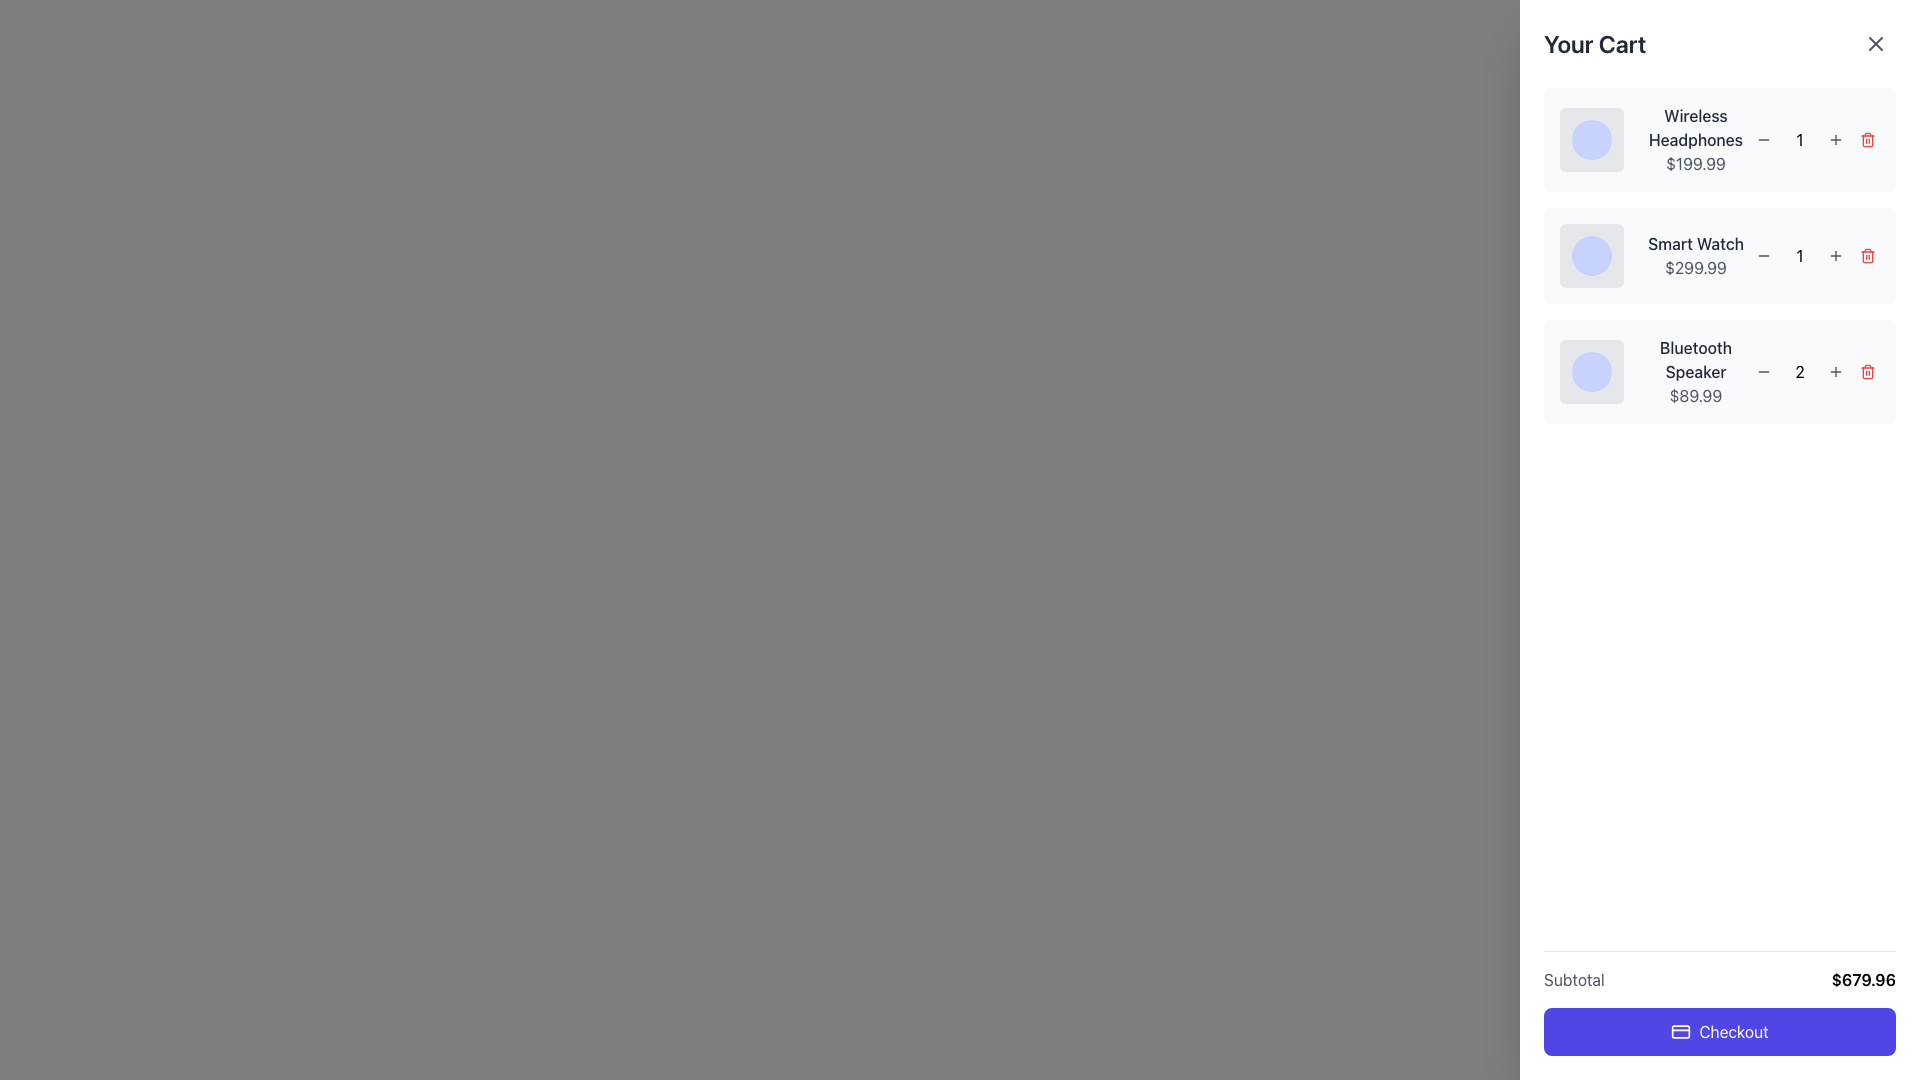 The height and width of the screenshot is (1080, 1920). I want to click on the rectangular SVG shape element with rounded corners, located at the top portion of the credit card icon, by, so click(1680, 1032).